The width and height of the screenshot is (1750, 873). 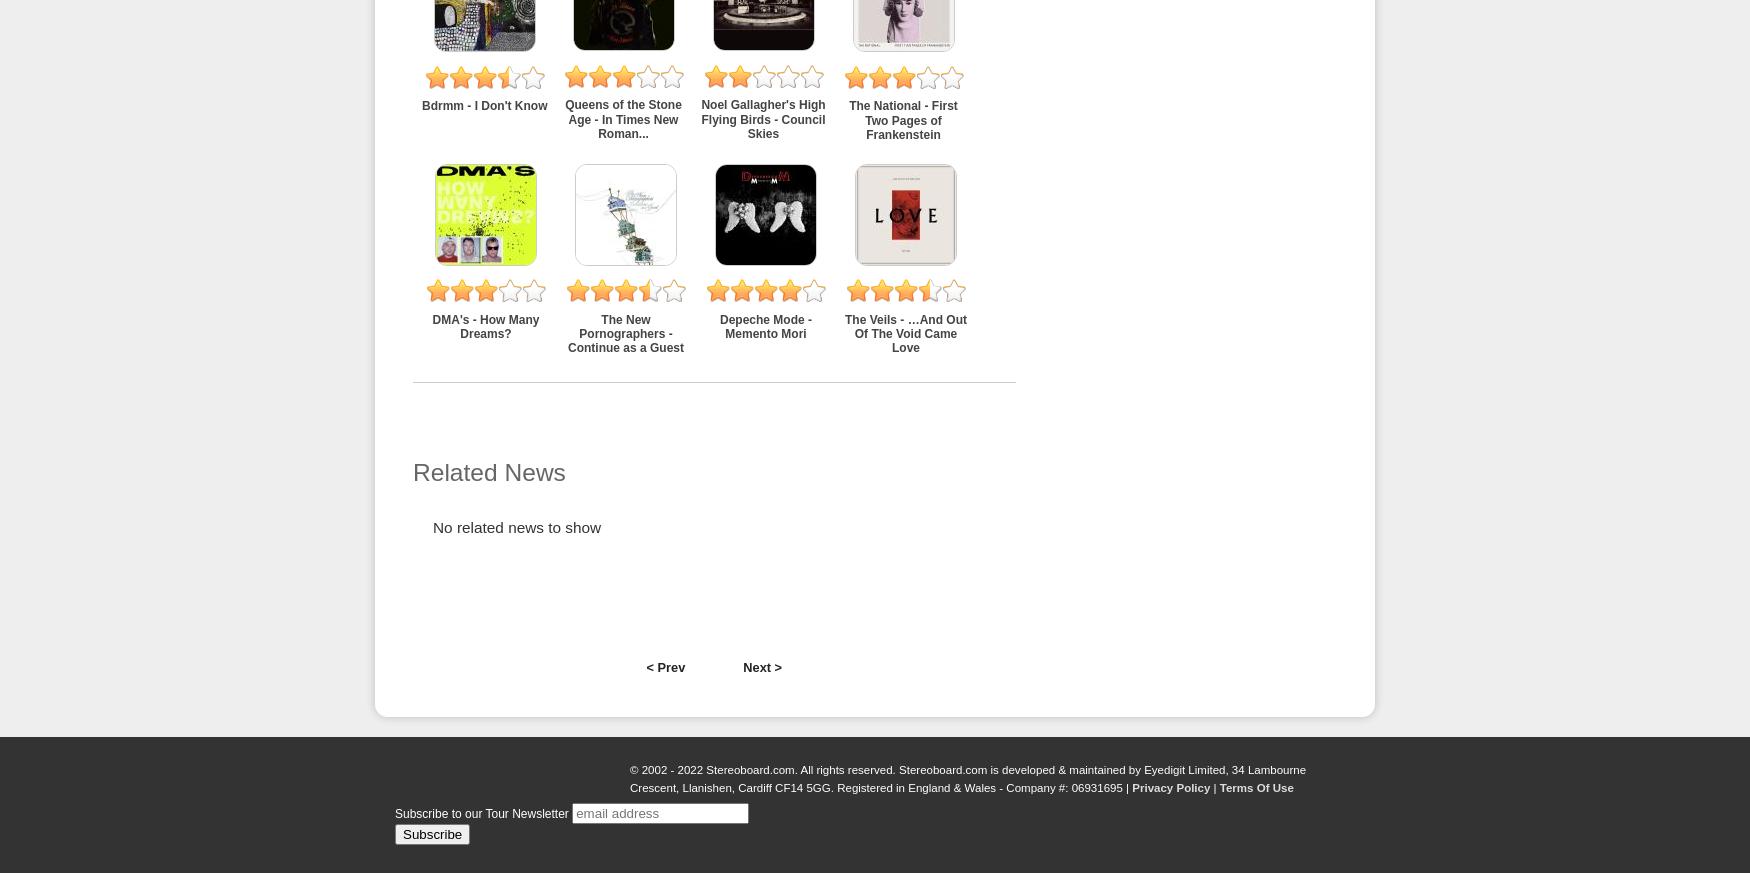 What do you see at coordinates (1169, 787) in the screenshot?
I see `'Privacy Policy'` at bounding box center [1169, 787].